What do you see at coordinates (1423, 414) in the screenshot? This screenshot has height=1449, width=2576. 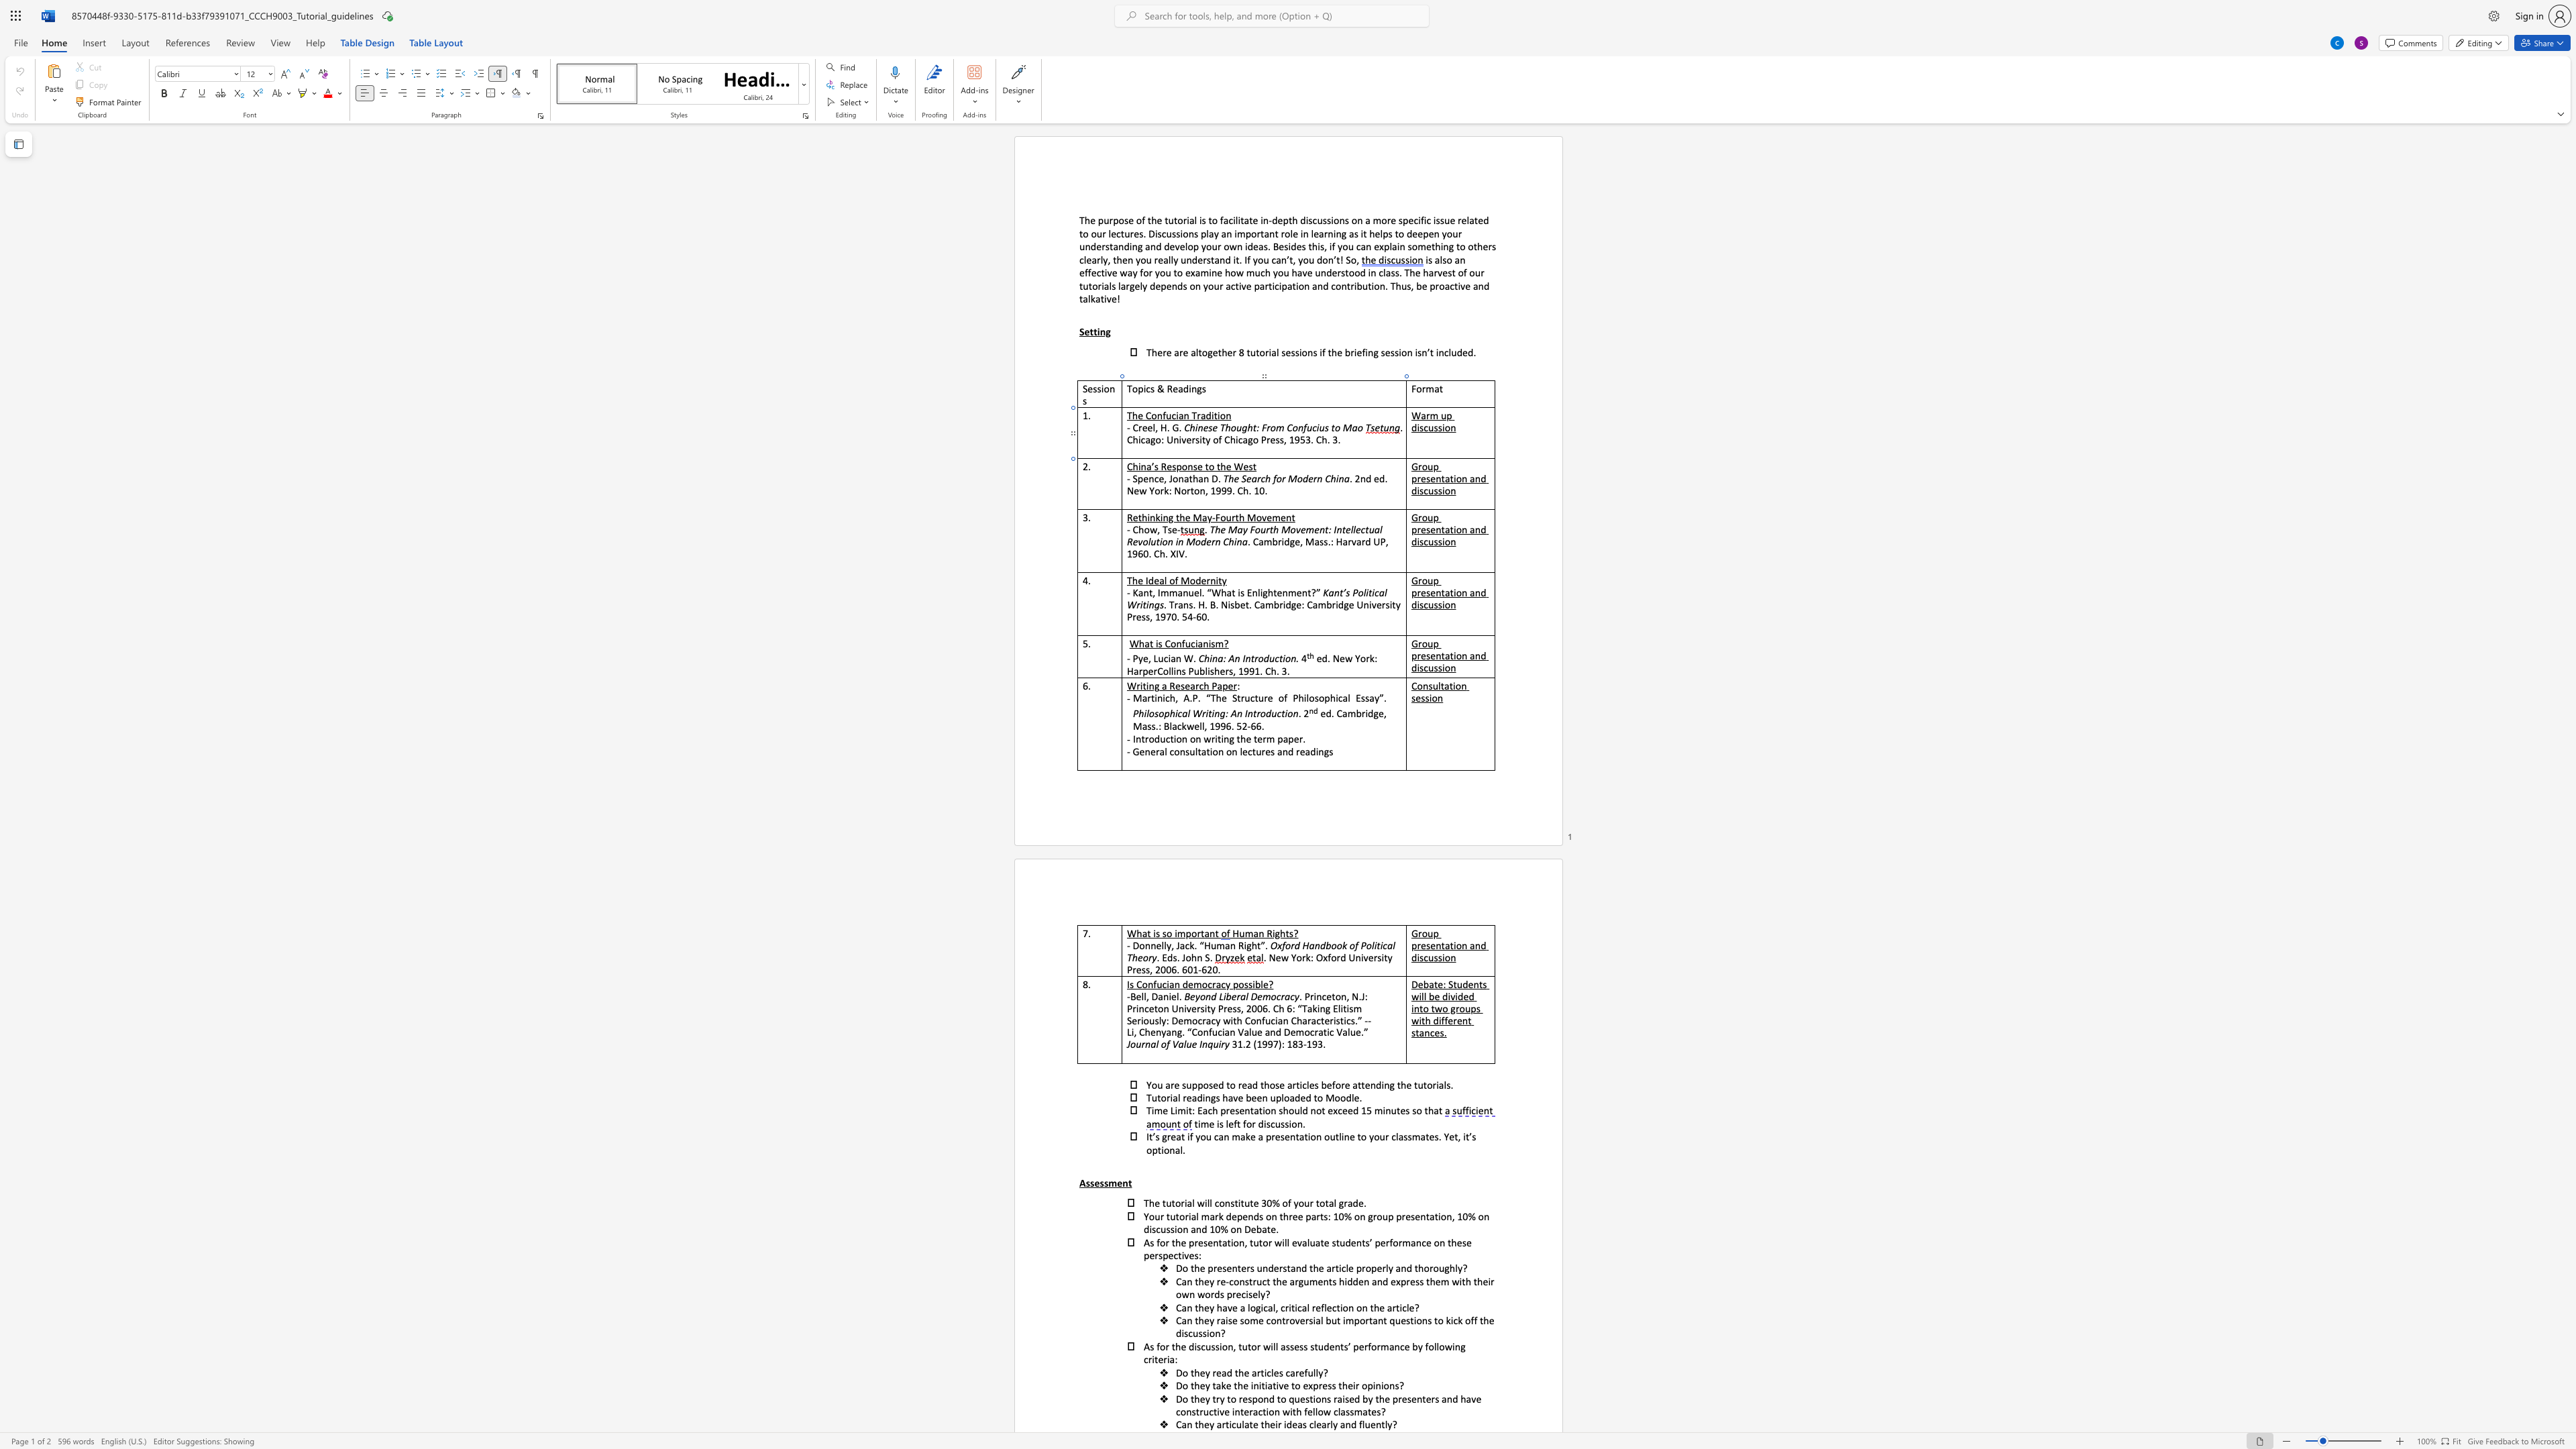 I see `the 1th character "a" in the text` at bounding box center [1423, 414].